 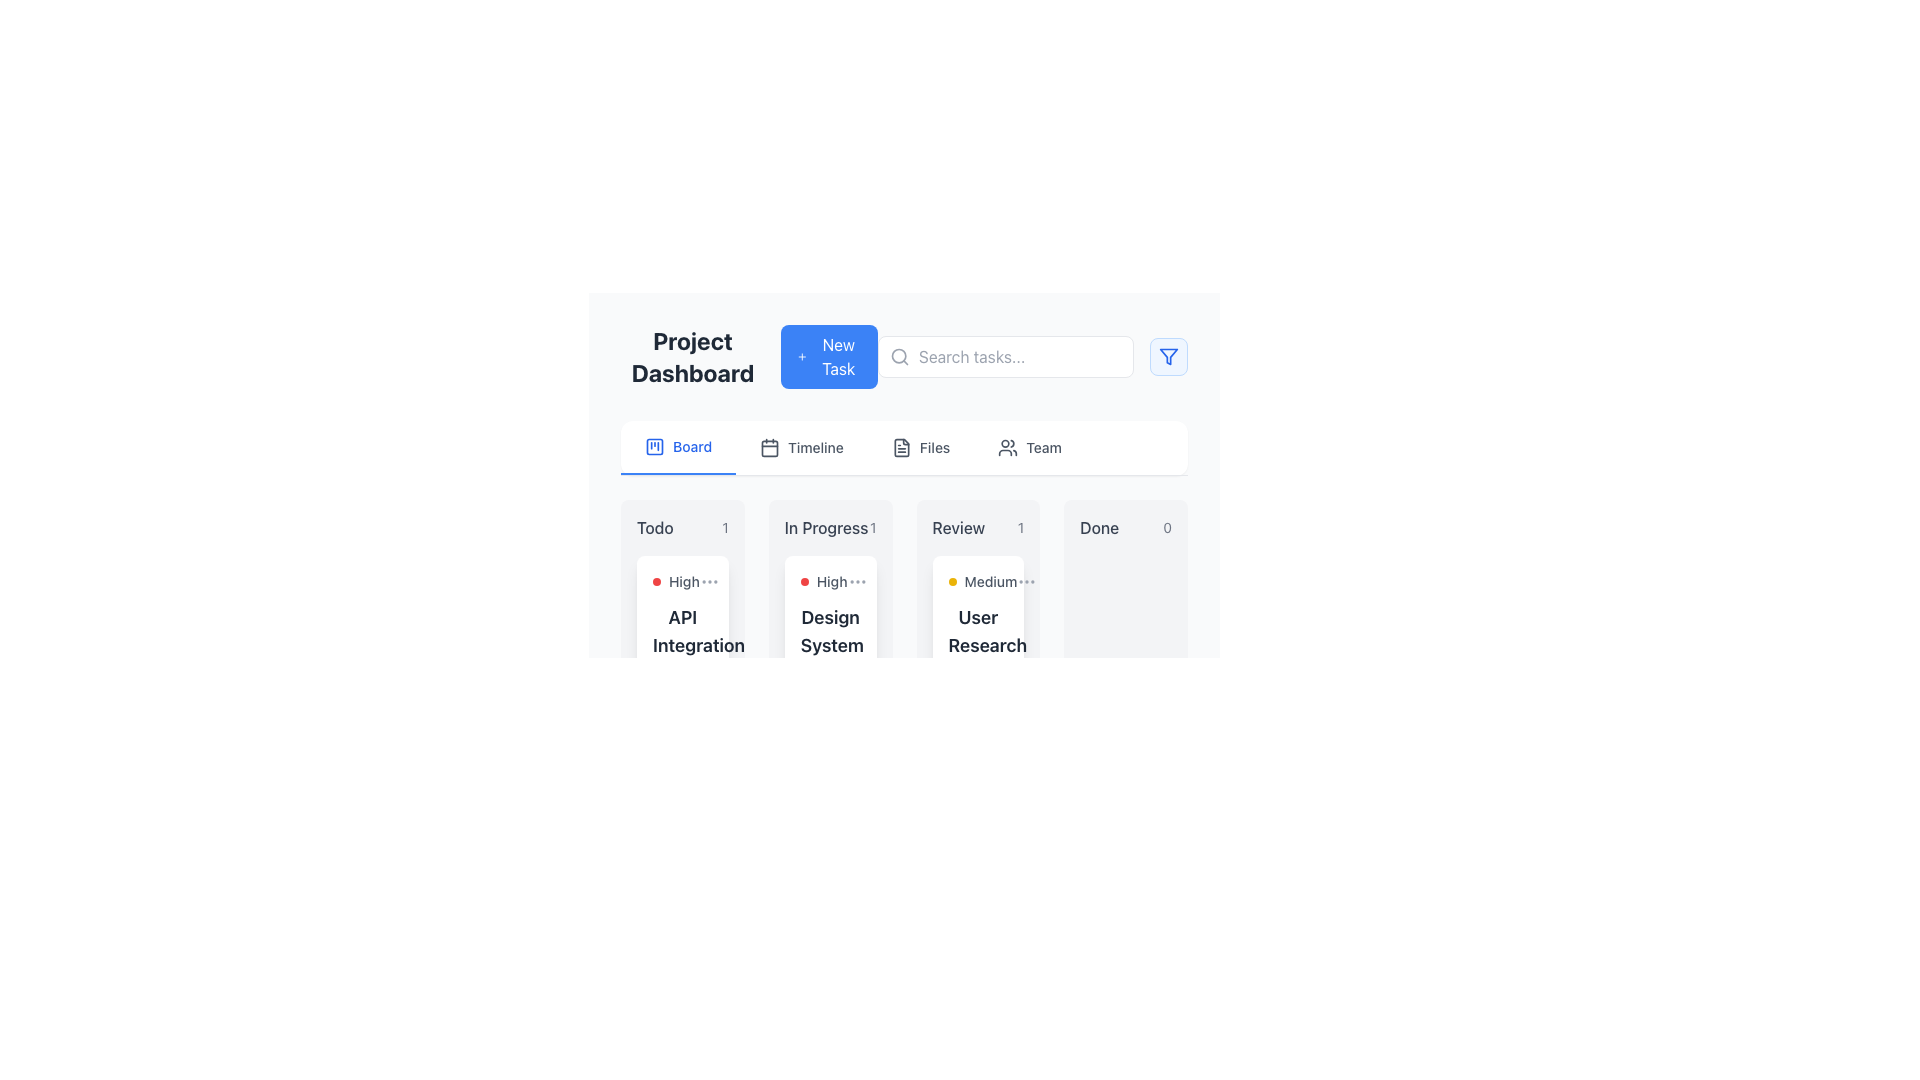 I want to click on the 'Files' icon in the top navigation bar, located between the 'Timeline' and 'Team' menu items, so click(x=900, y=446).